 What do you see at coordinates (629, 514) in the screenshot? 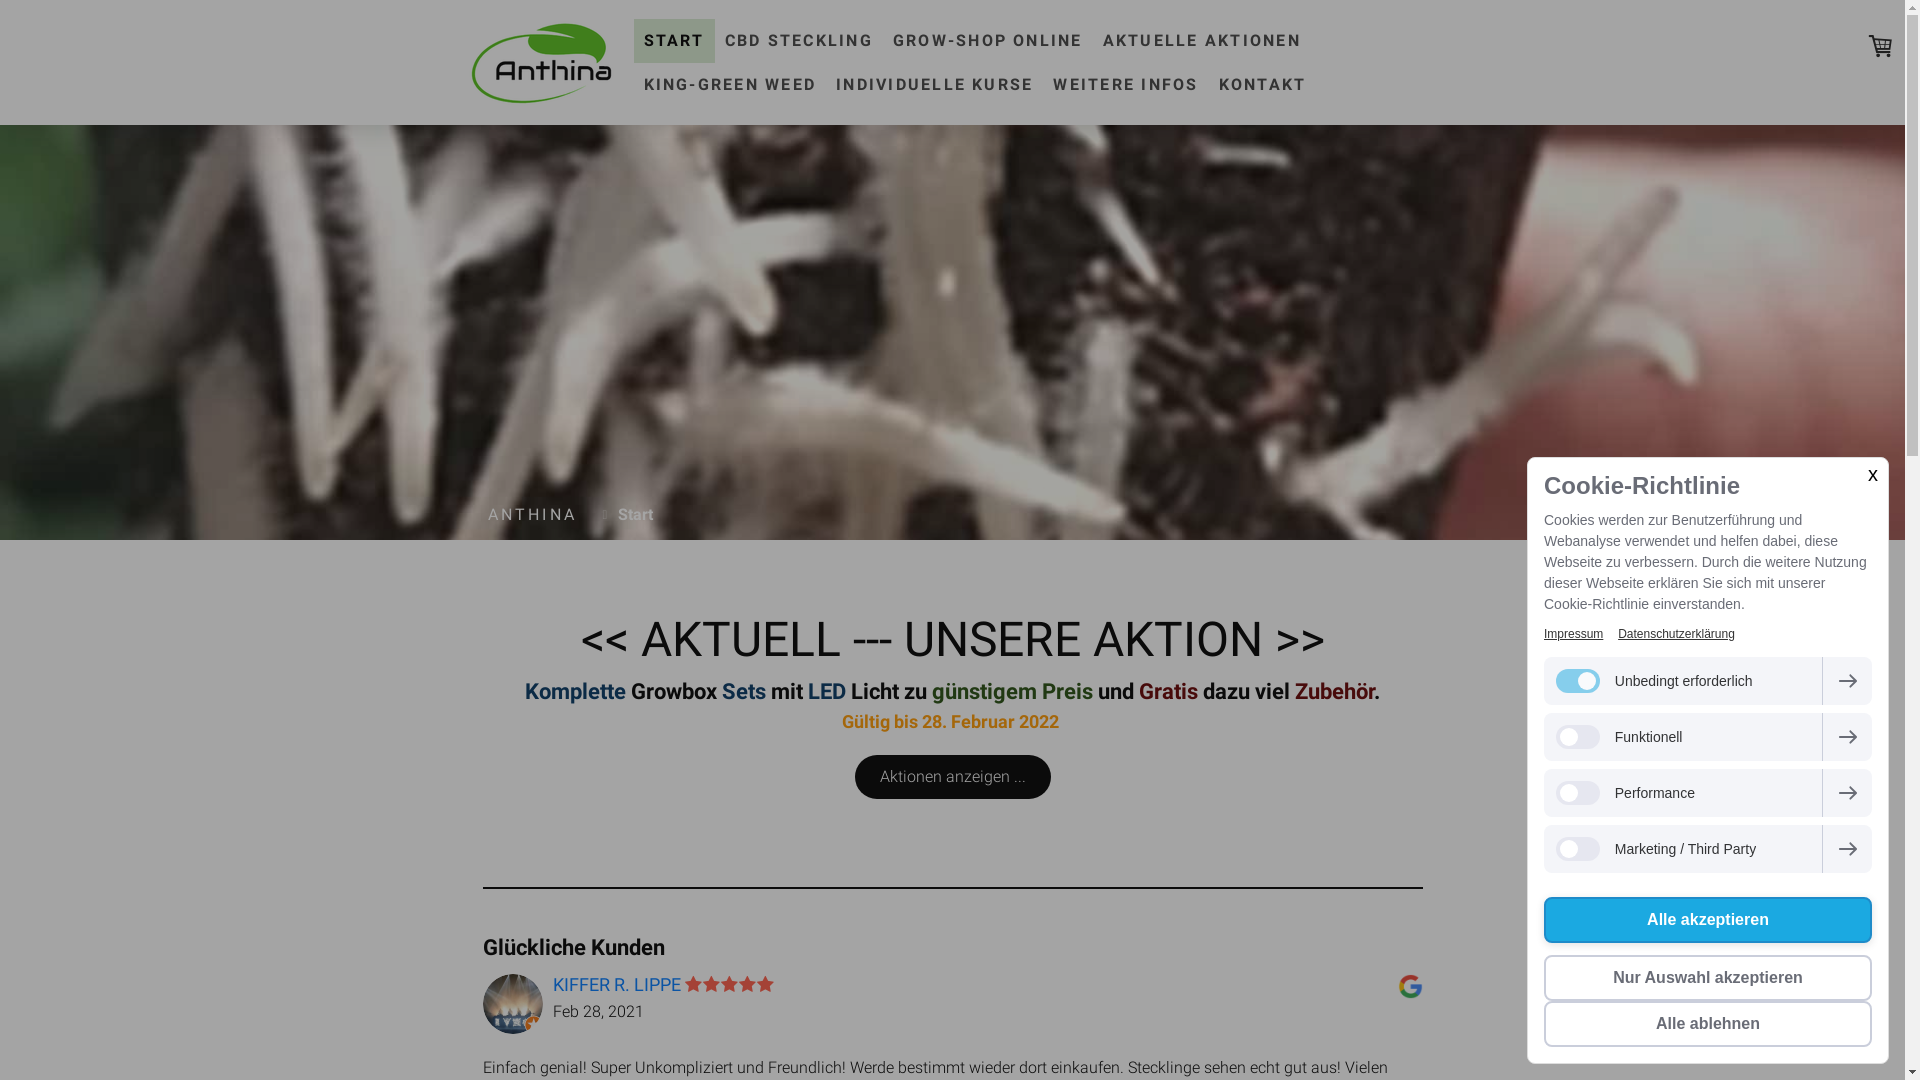
I see `'Start'` at bounding box center [629, 514].